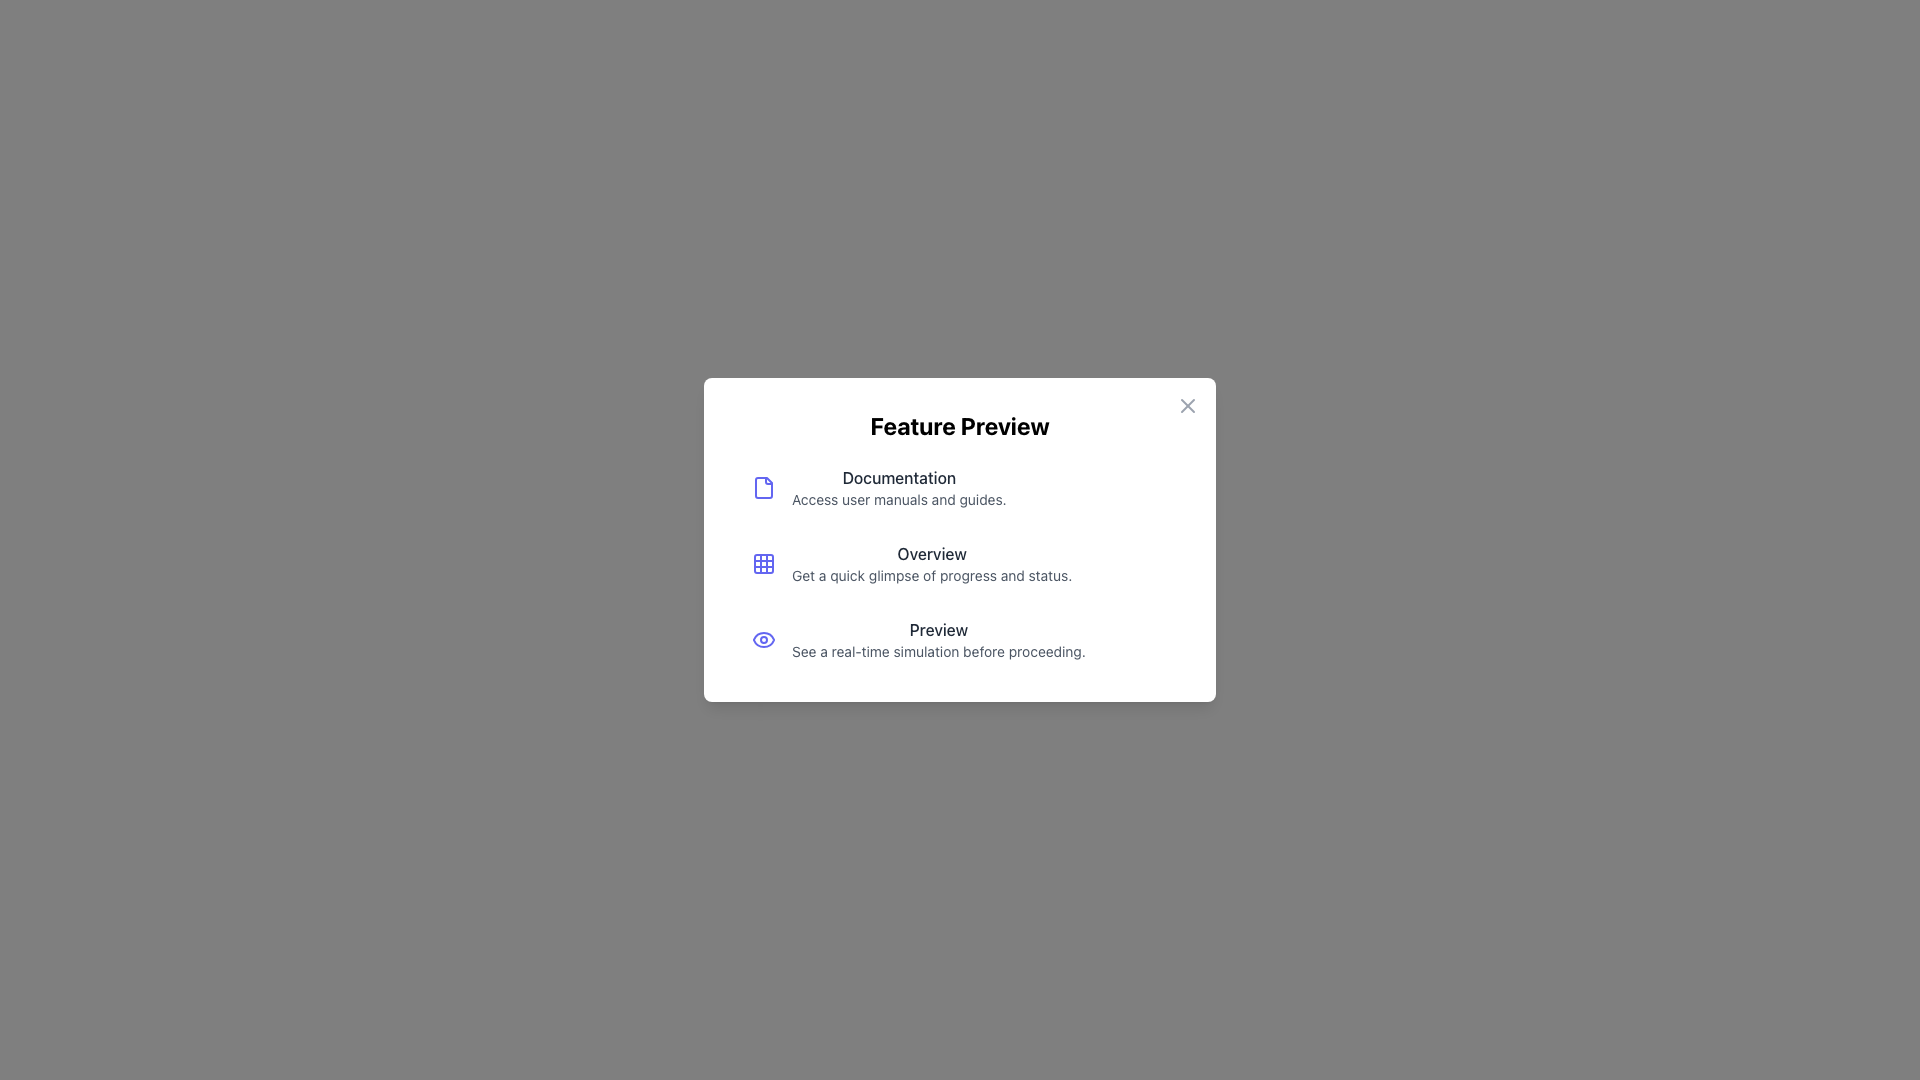  I want to click on the first interactive button in the vertical list, so click(960, 488).